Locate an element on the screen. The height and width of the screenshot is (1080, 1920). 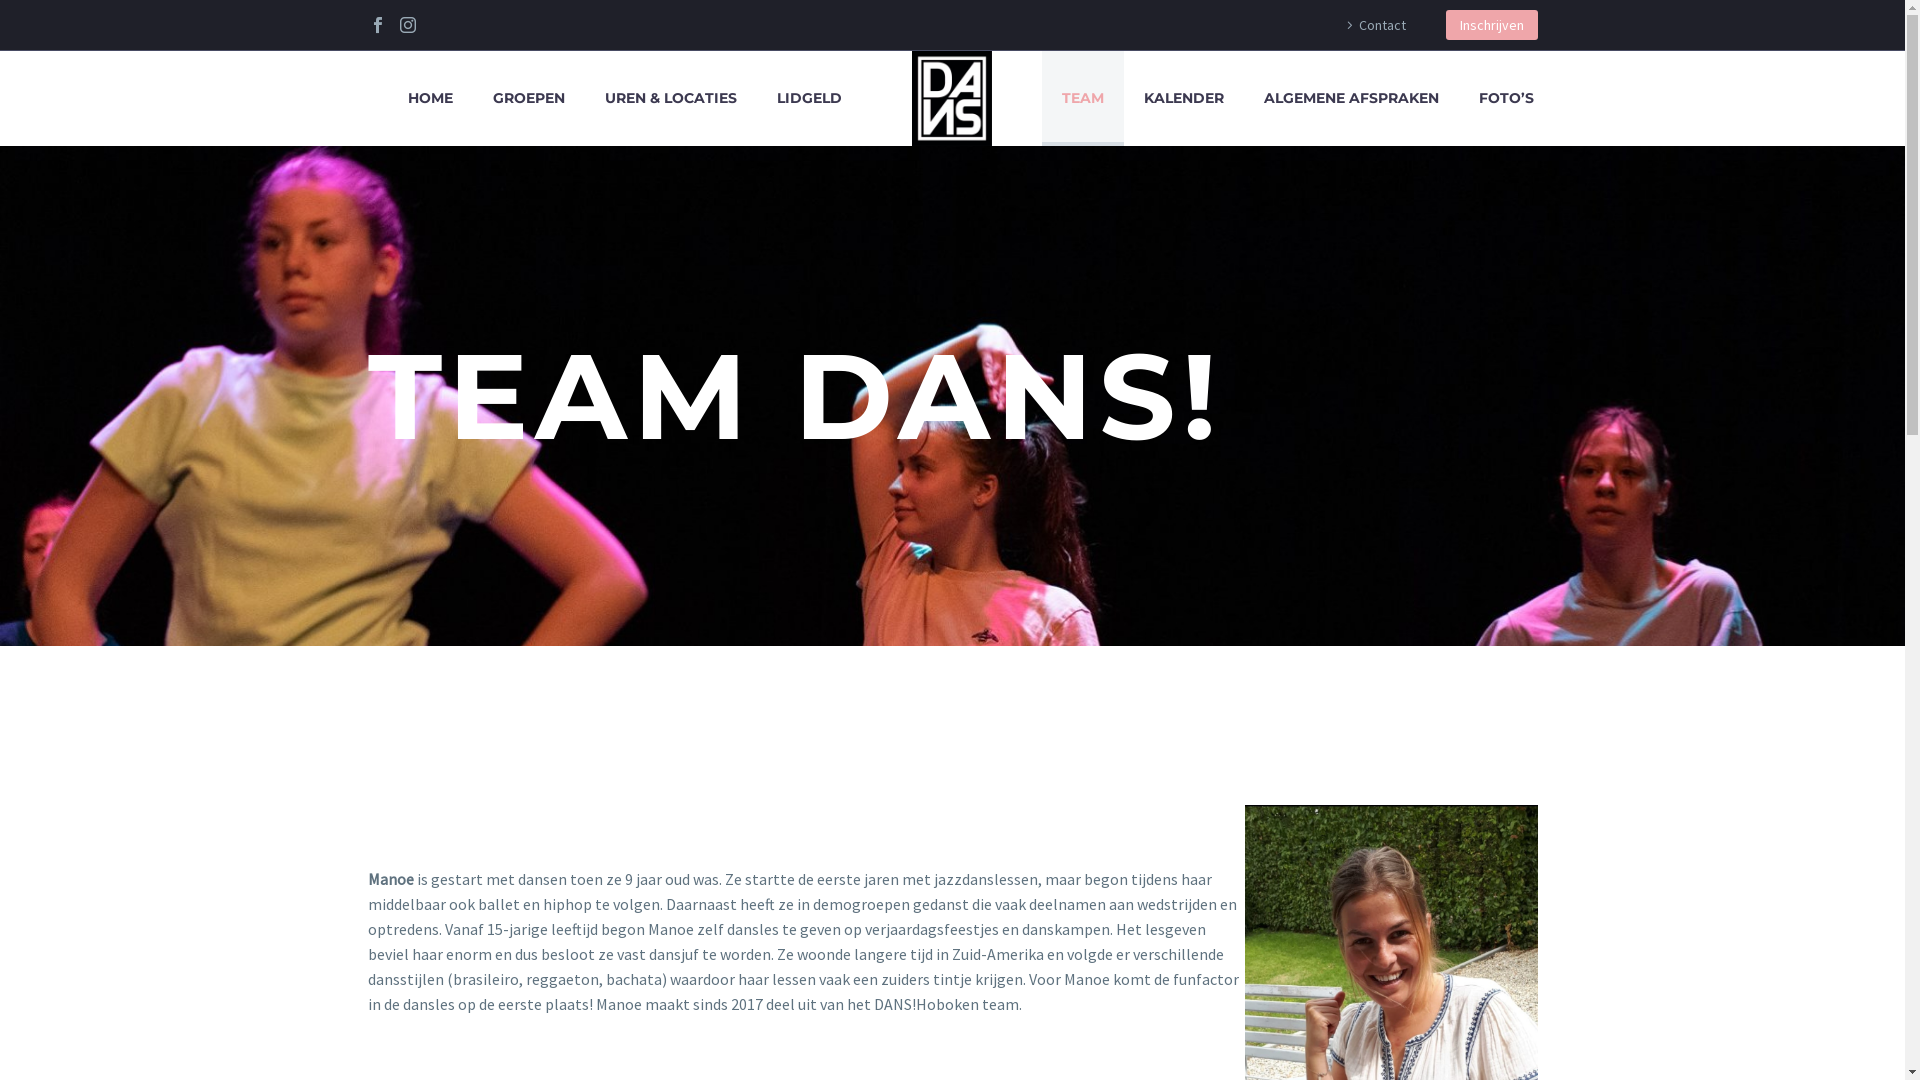
'Contact' is located at coordinates (1371, 24).